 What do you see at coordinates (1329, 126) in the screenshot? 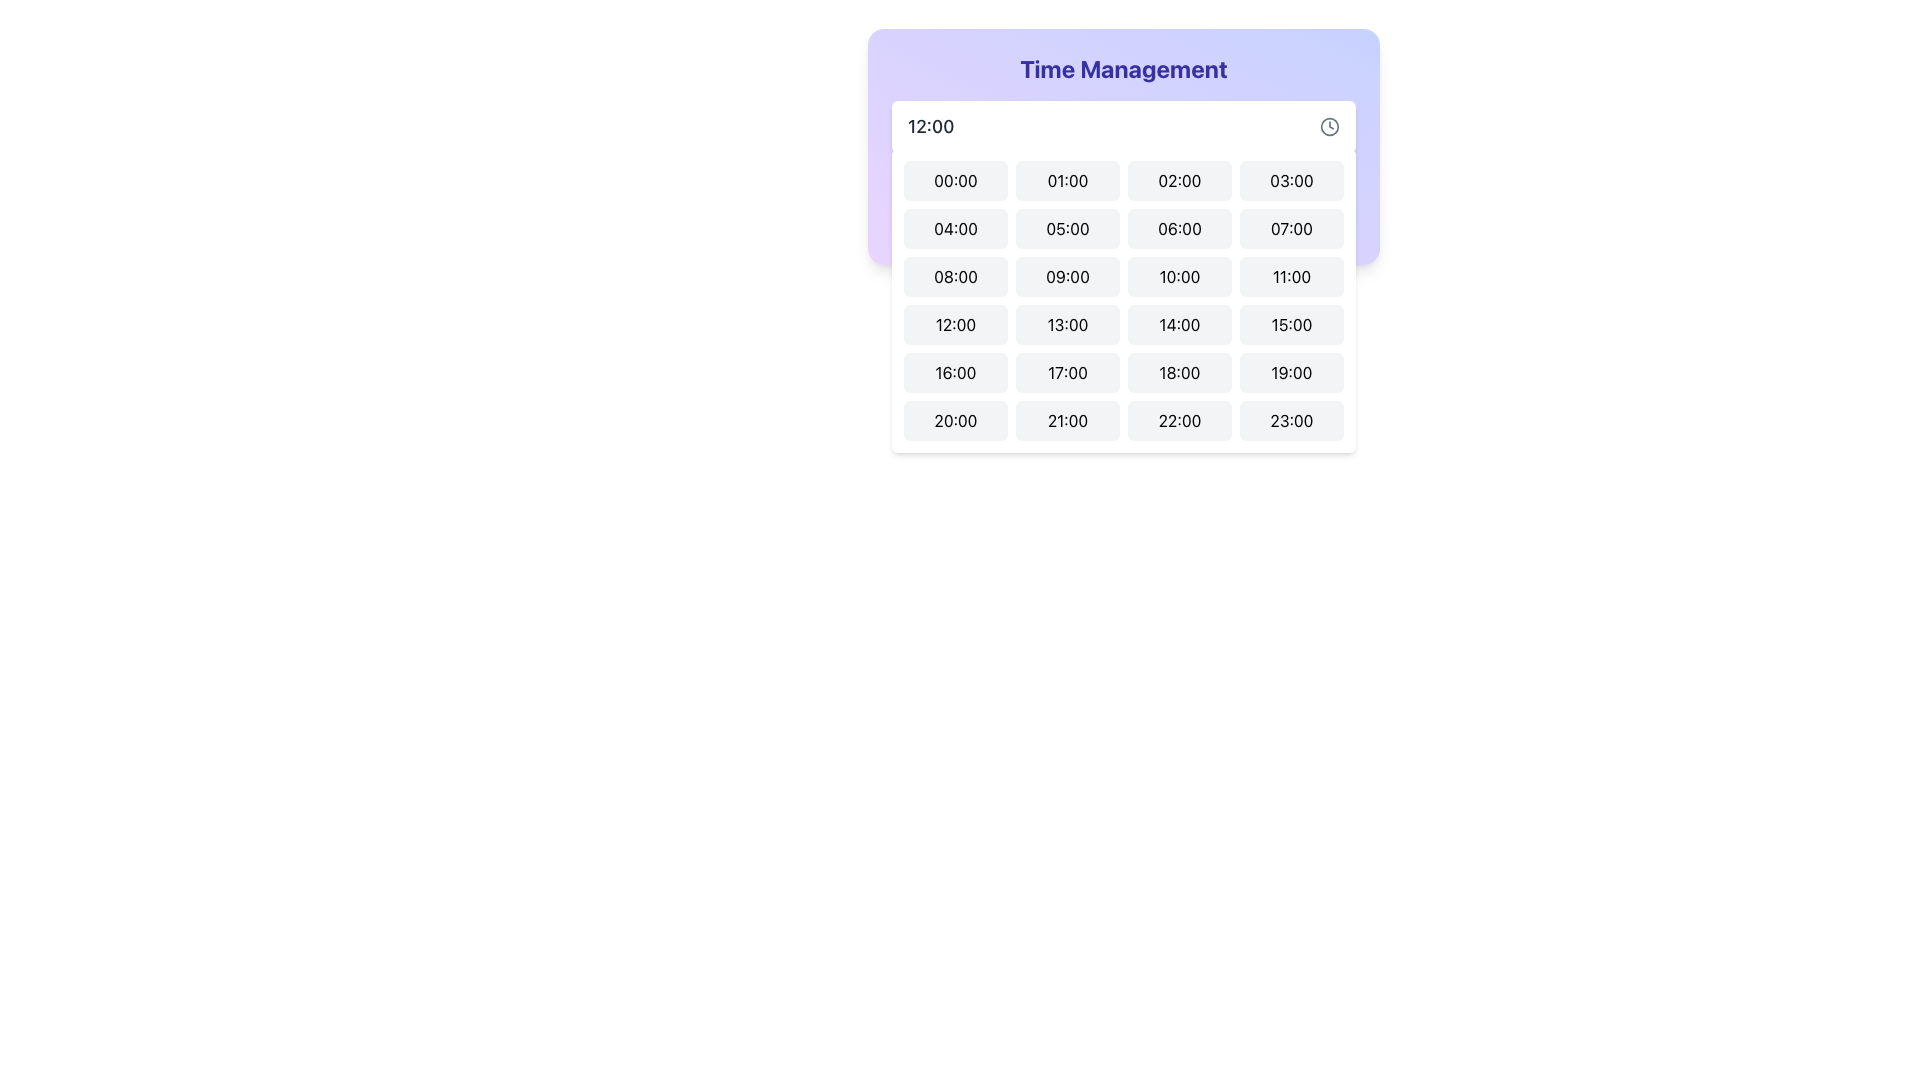
I see `the SVG circle element styled with a gray stroke, part of the clock icon located in the top-right corner of the main content area, just below the 'Time Management' heading` at bounding box center [1329, 126].